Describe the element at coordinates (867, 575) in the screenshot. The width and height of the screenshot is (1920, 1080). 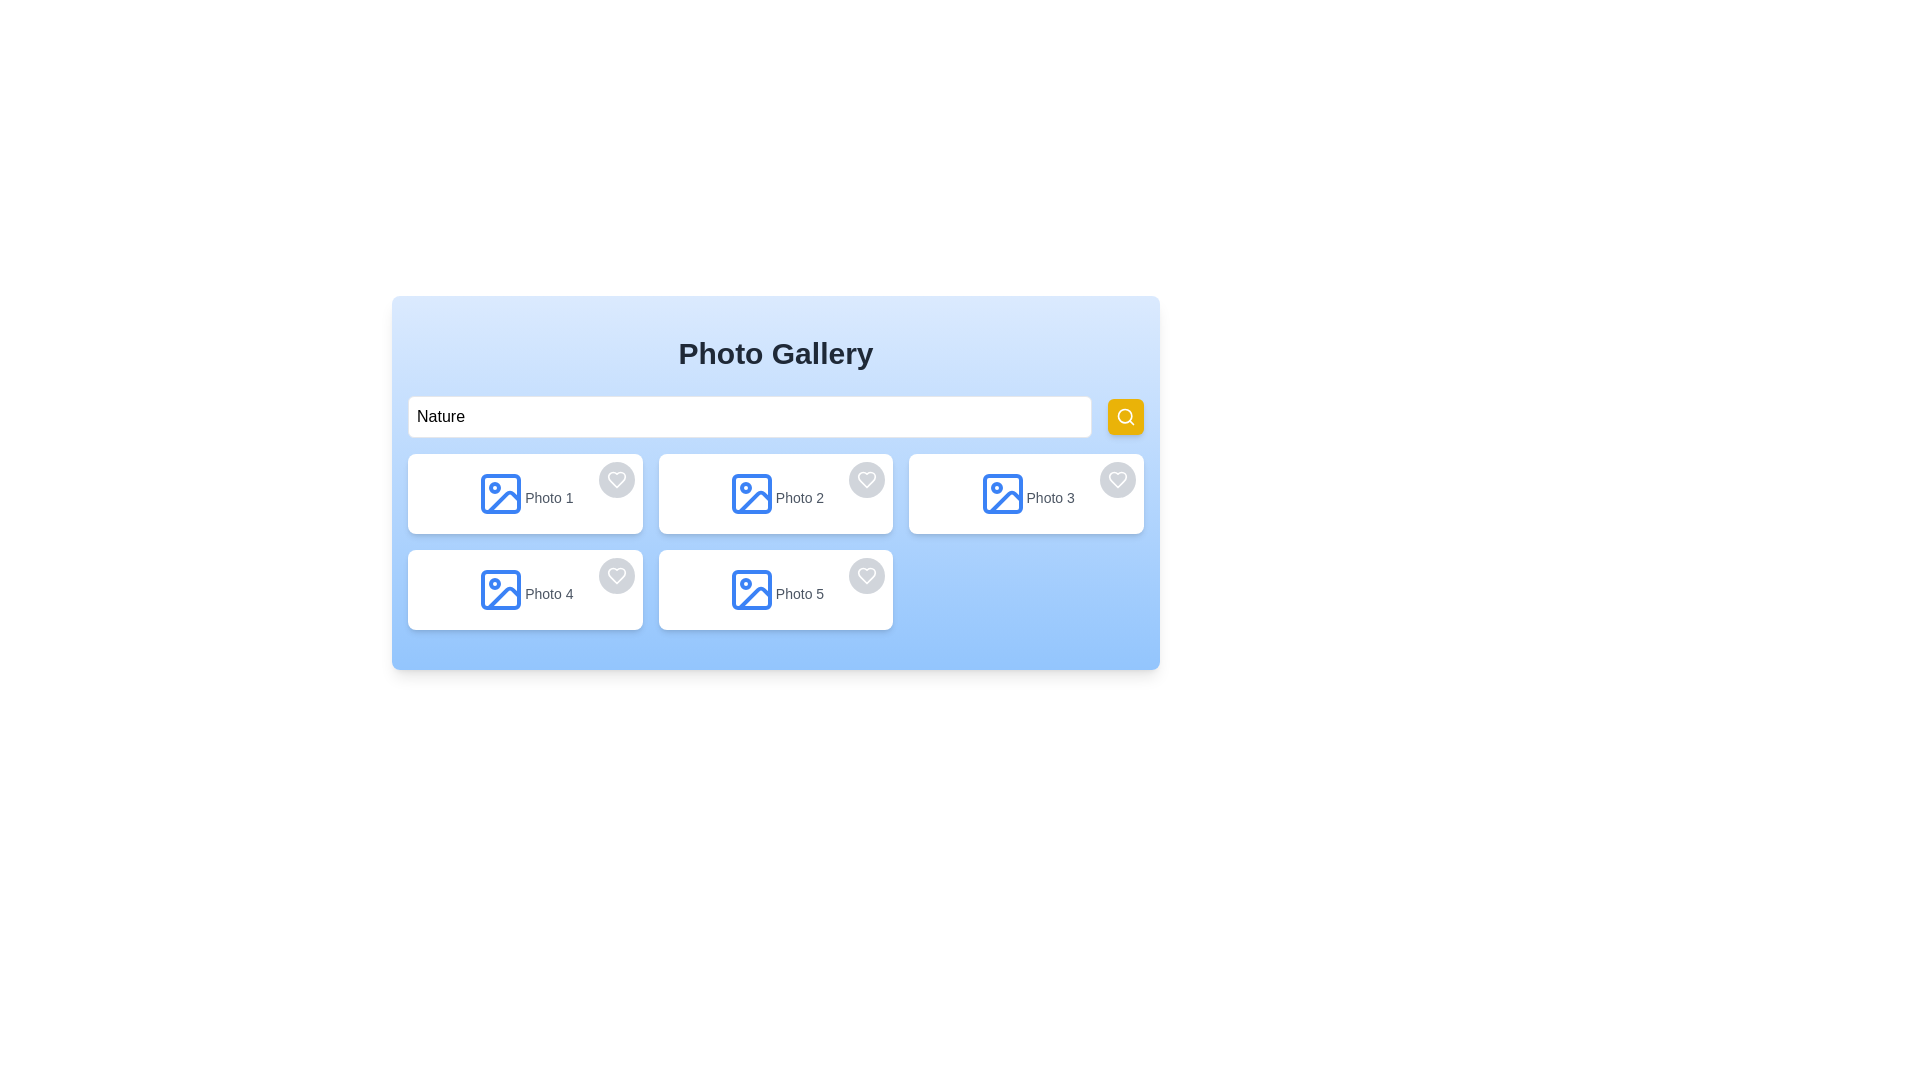
I see `the 'like' button for 'Photo 5'` at that location.